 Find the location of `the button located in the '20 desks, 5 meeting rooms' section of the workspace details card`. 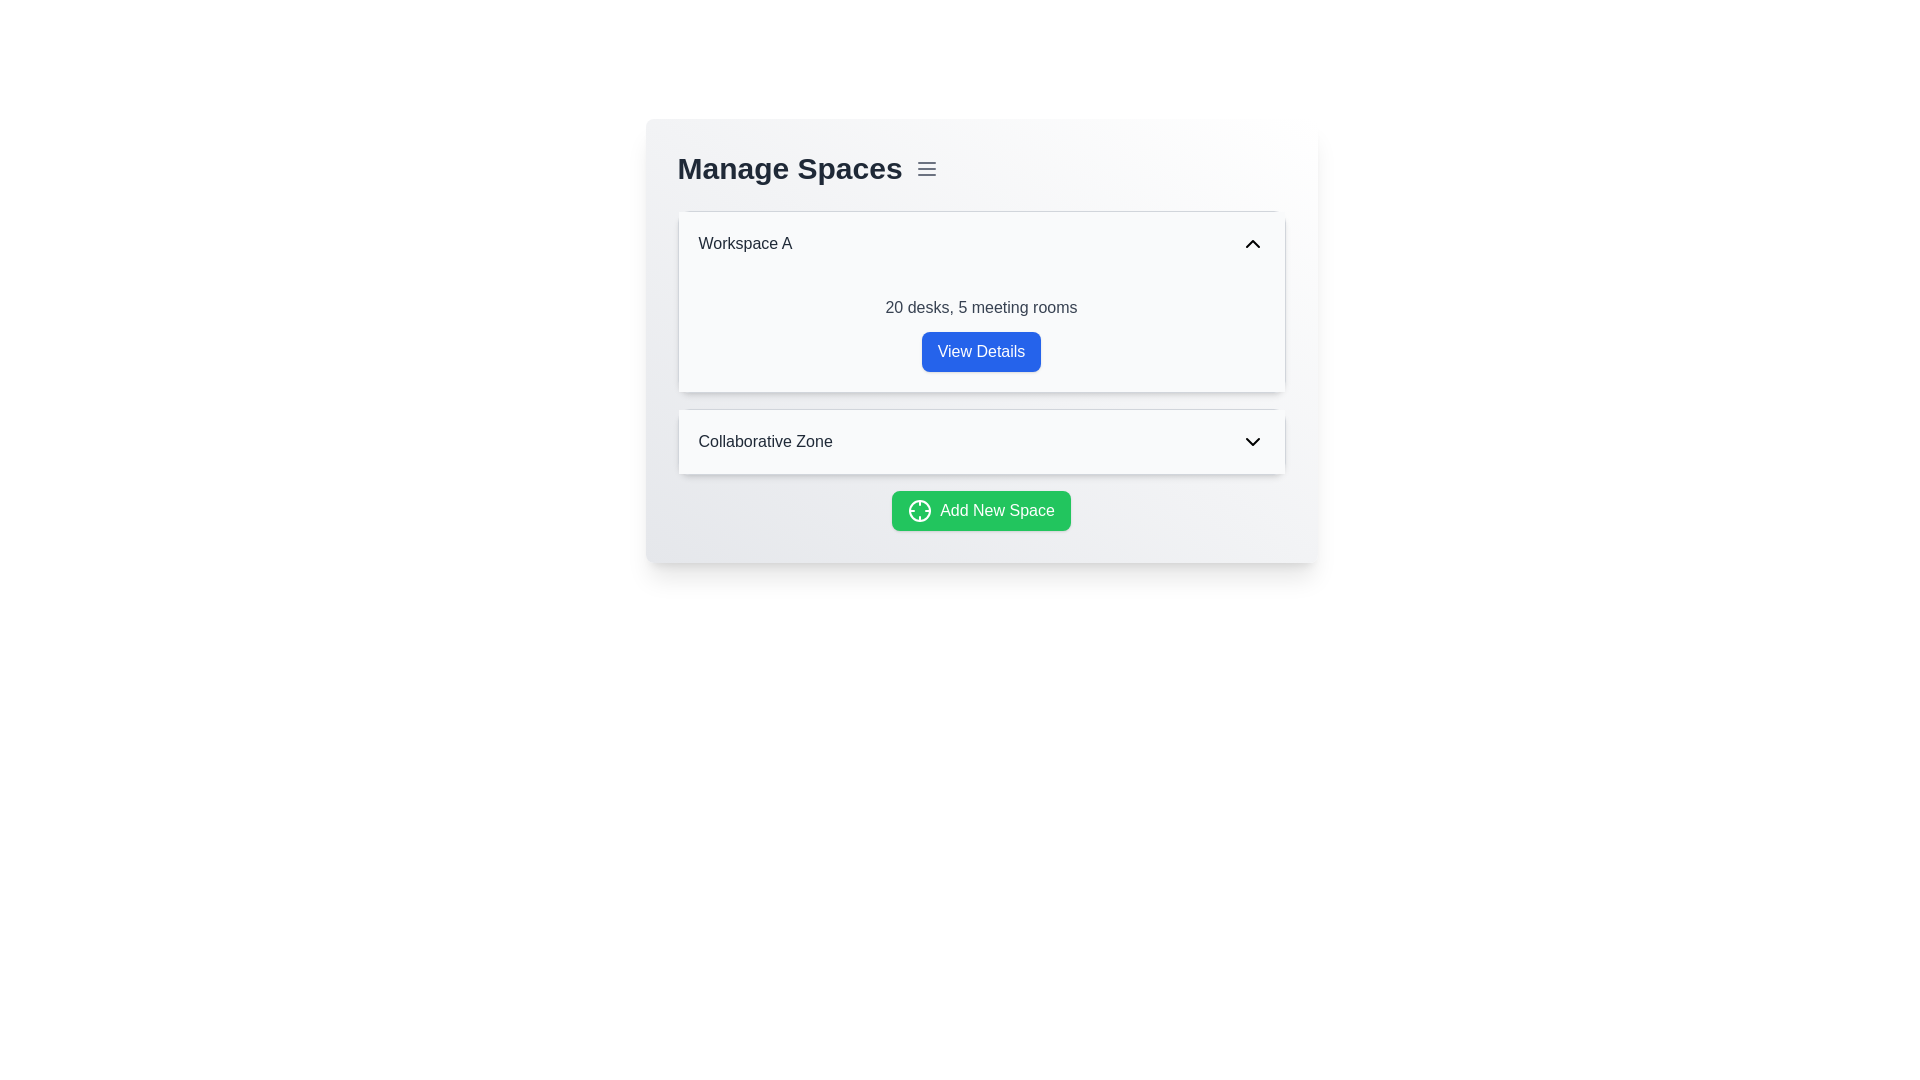

the button located in the '20 desks, 5 meeting rooms' section of the workspace details card is located at coordinates (981, 350).